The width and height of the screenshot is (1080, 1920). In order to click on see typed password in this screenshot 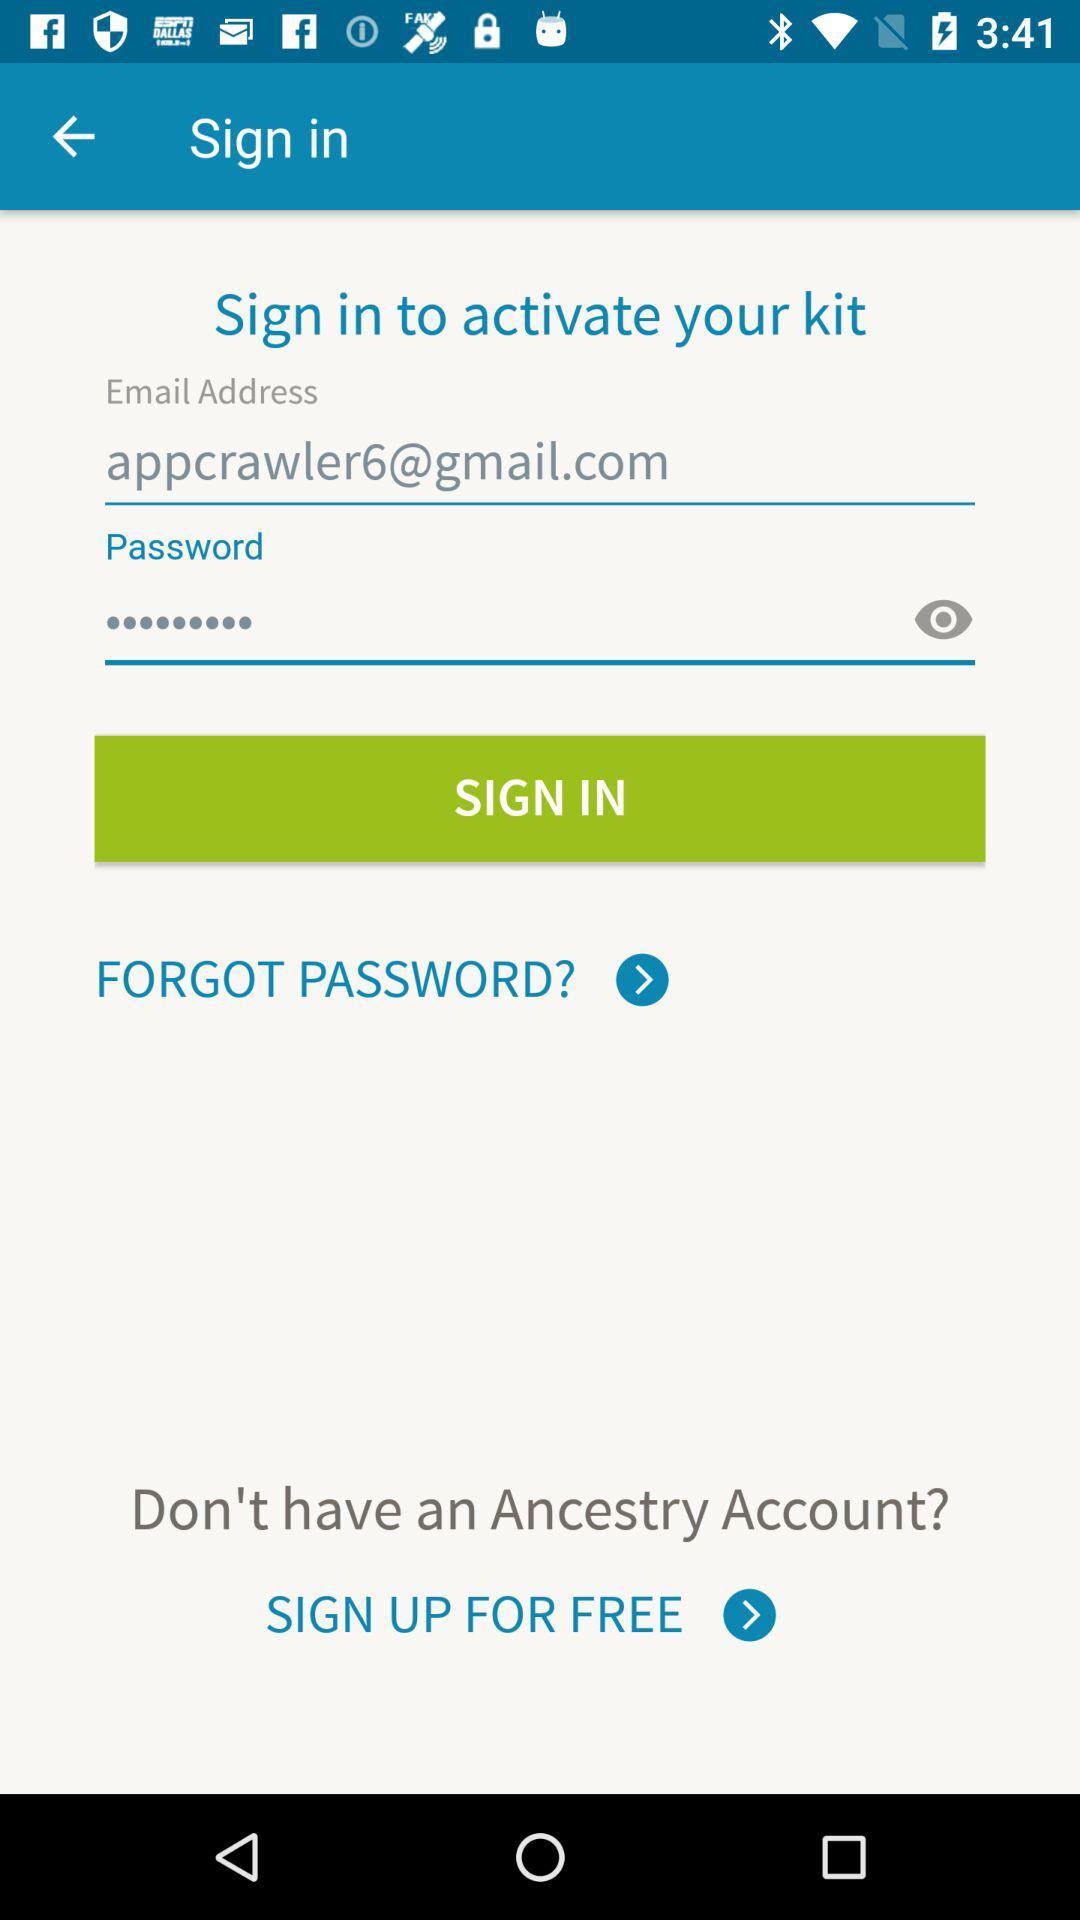, I will do `click(943, 619)`.